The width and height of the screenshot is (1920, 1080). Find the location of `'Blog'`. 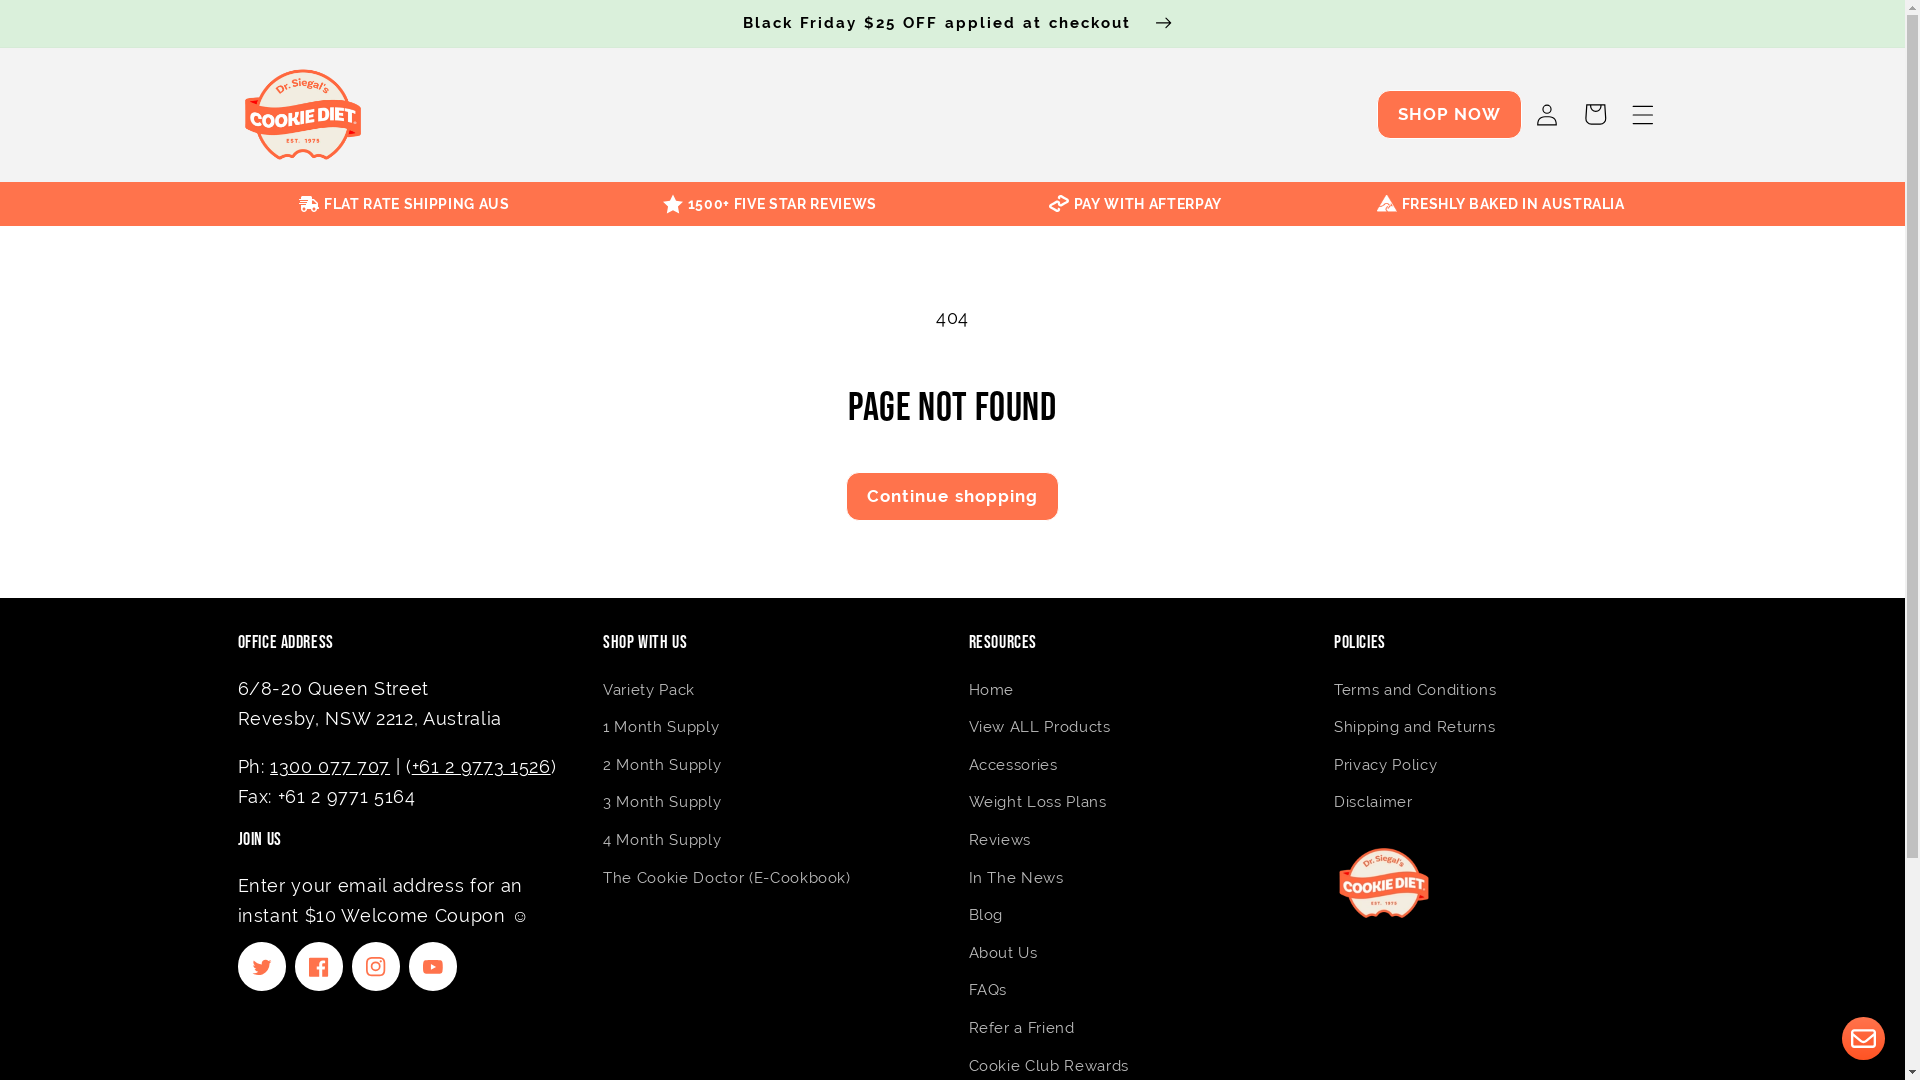

'Blog' is located at coordinates (985, 915).